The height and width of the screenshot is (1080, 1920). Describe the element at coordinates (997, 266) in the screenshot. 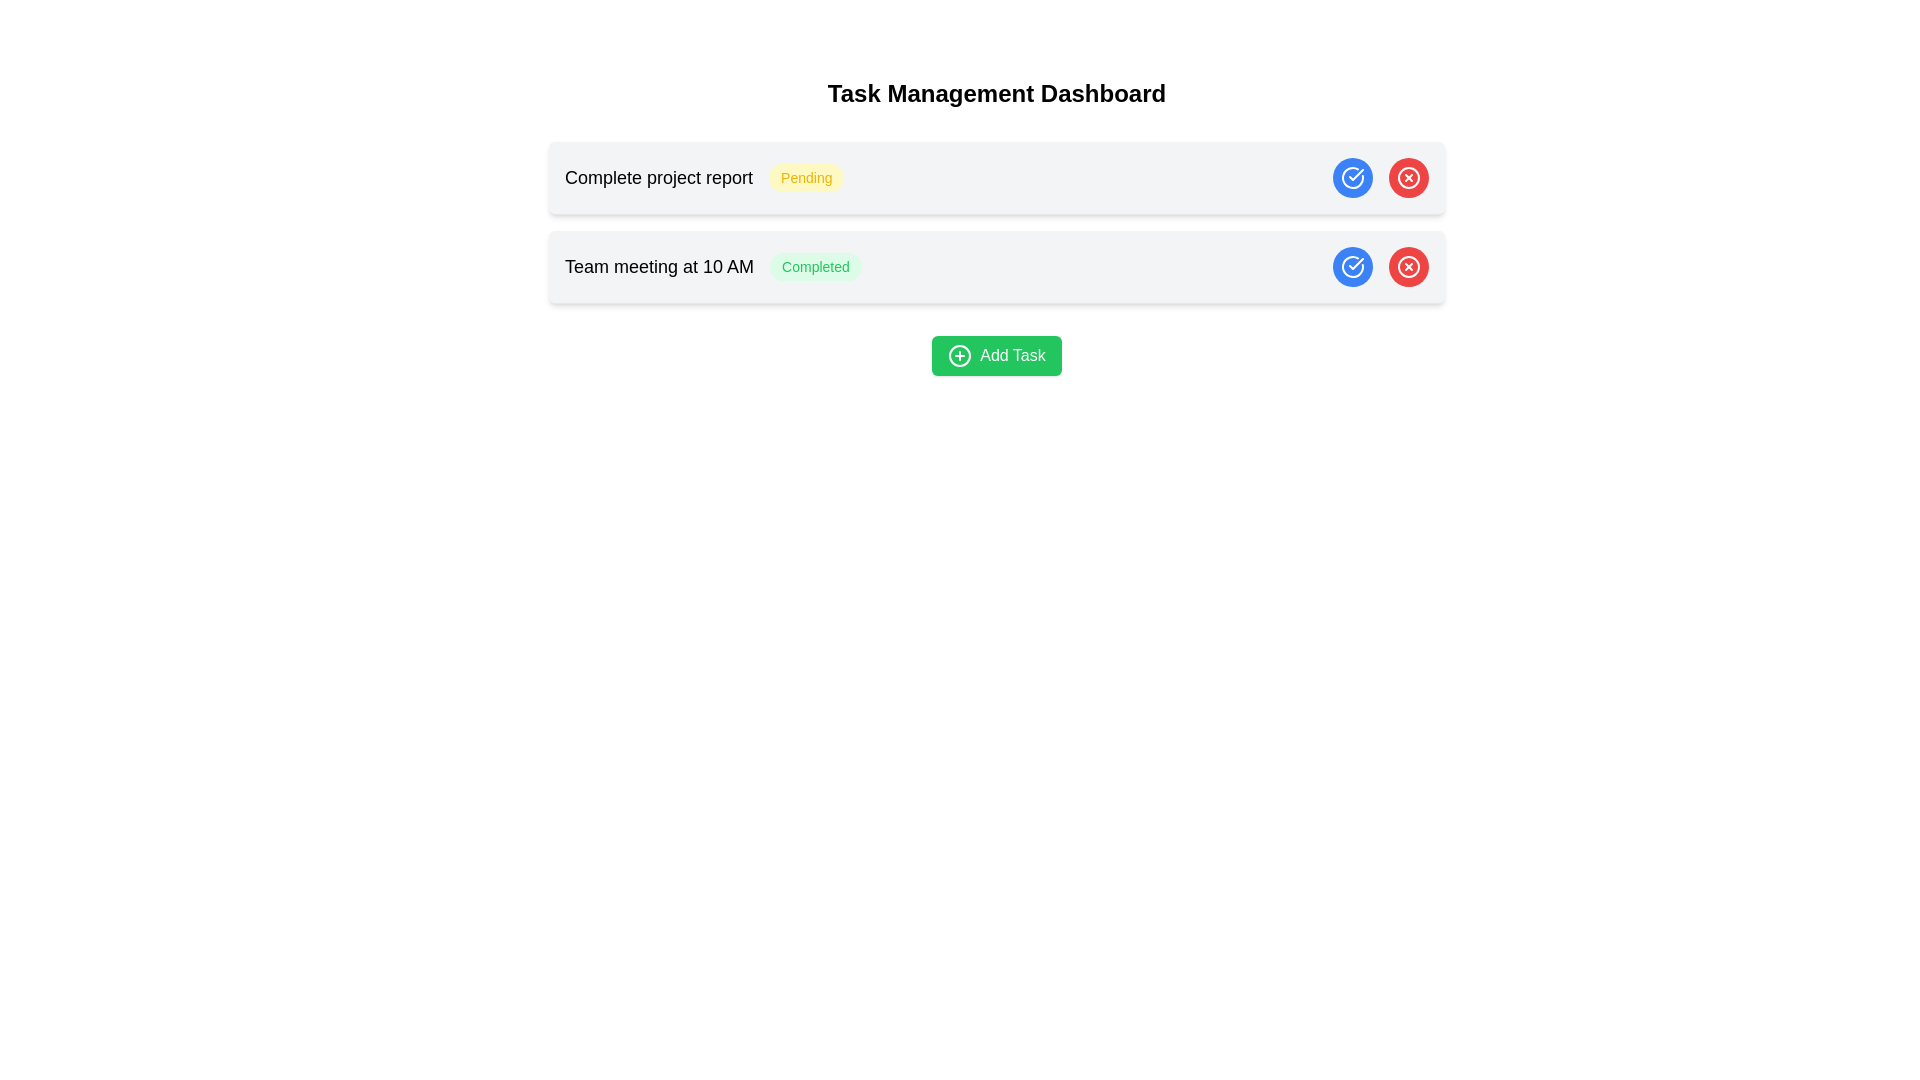

I see `the second Task card in the vertical list, located below the 'Complete project report' card` at that location.